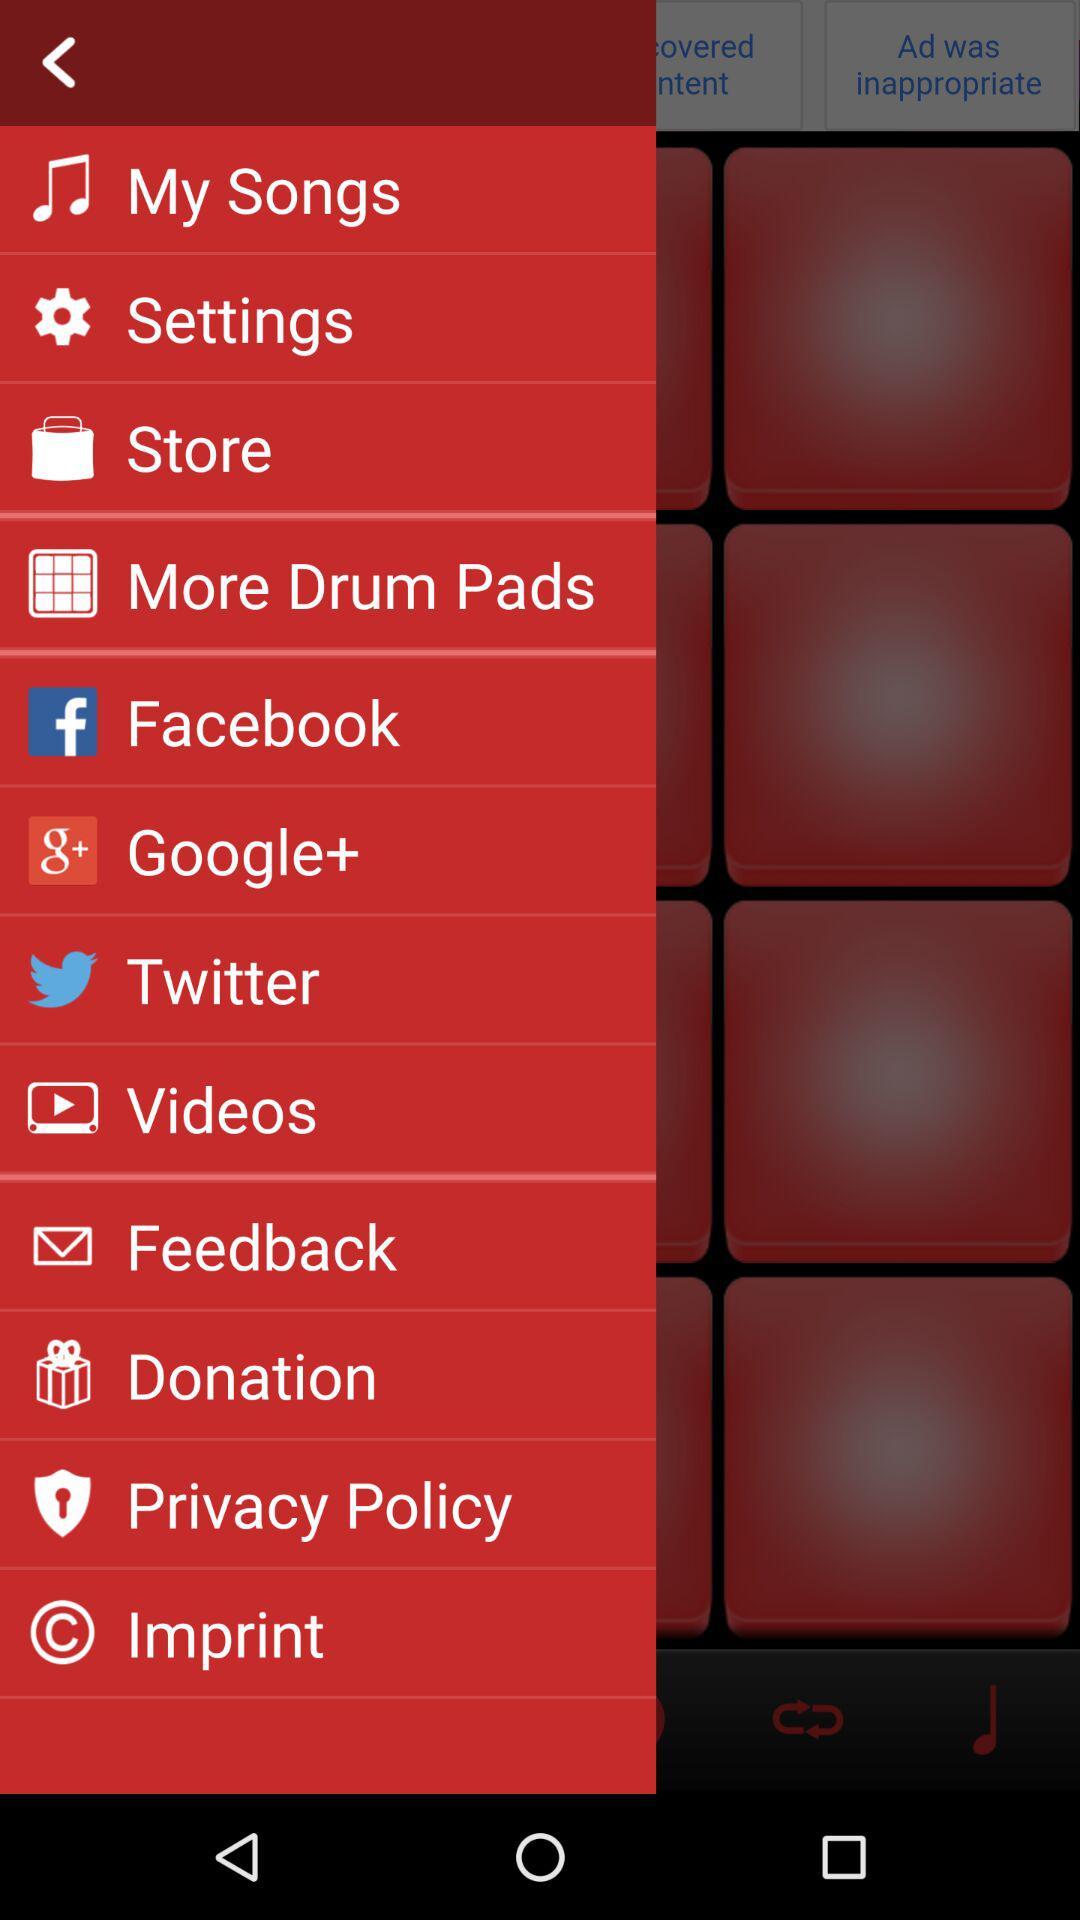 This screenshot has height=1920, width=1080. Describe the element at coordinates (242, 850) in the screenshot. I see `the item above the twitter` at that location.